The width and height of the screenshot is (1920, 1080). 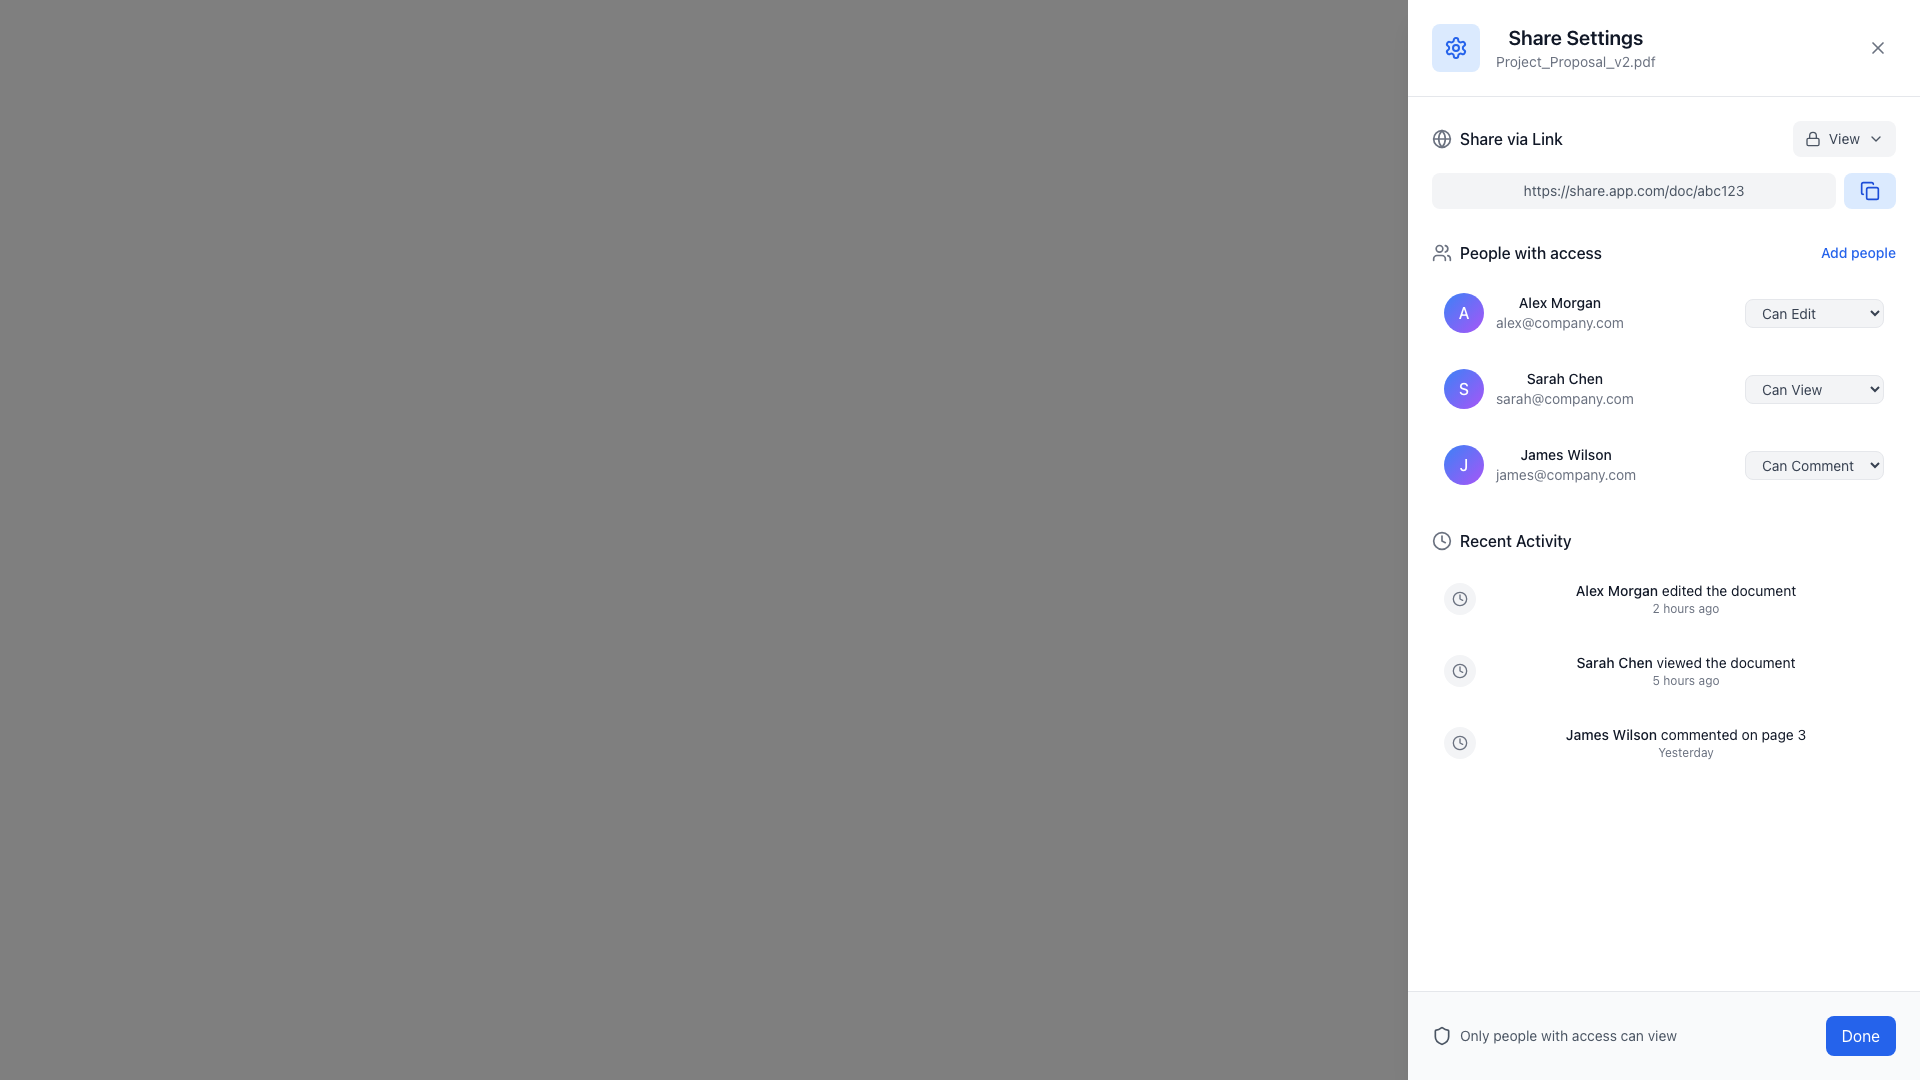 What do you see at coordinates (1537, 389) in the screenshot?
I see `to select the second entry in the 'People with access' list, which contains a circular icon, a bold name, and an email address below it` at bounding box center [1537, 389].